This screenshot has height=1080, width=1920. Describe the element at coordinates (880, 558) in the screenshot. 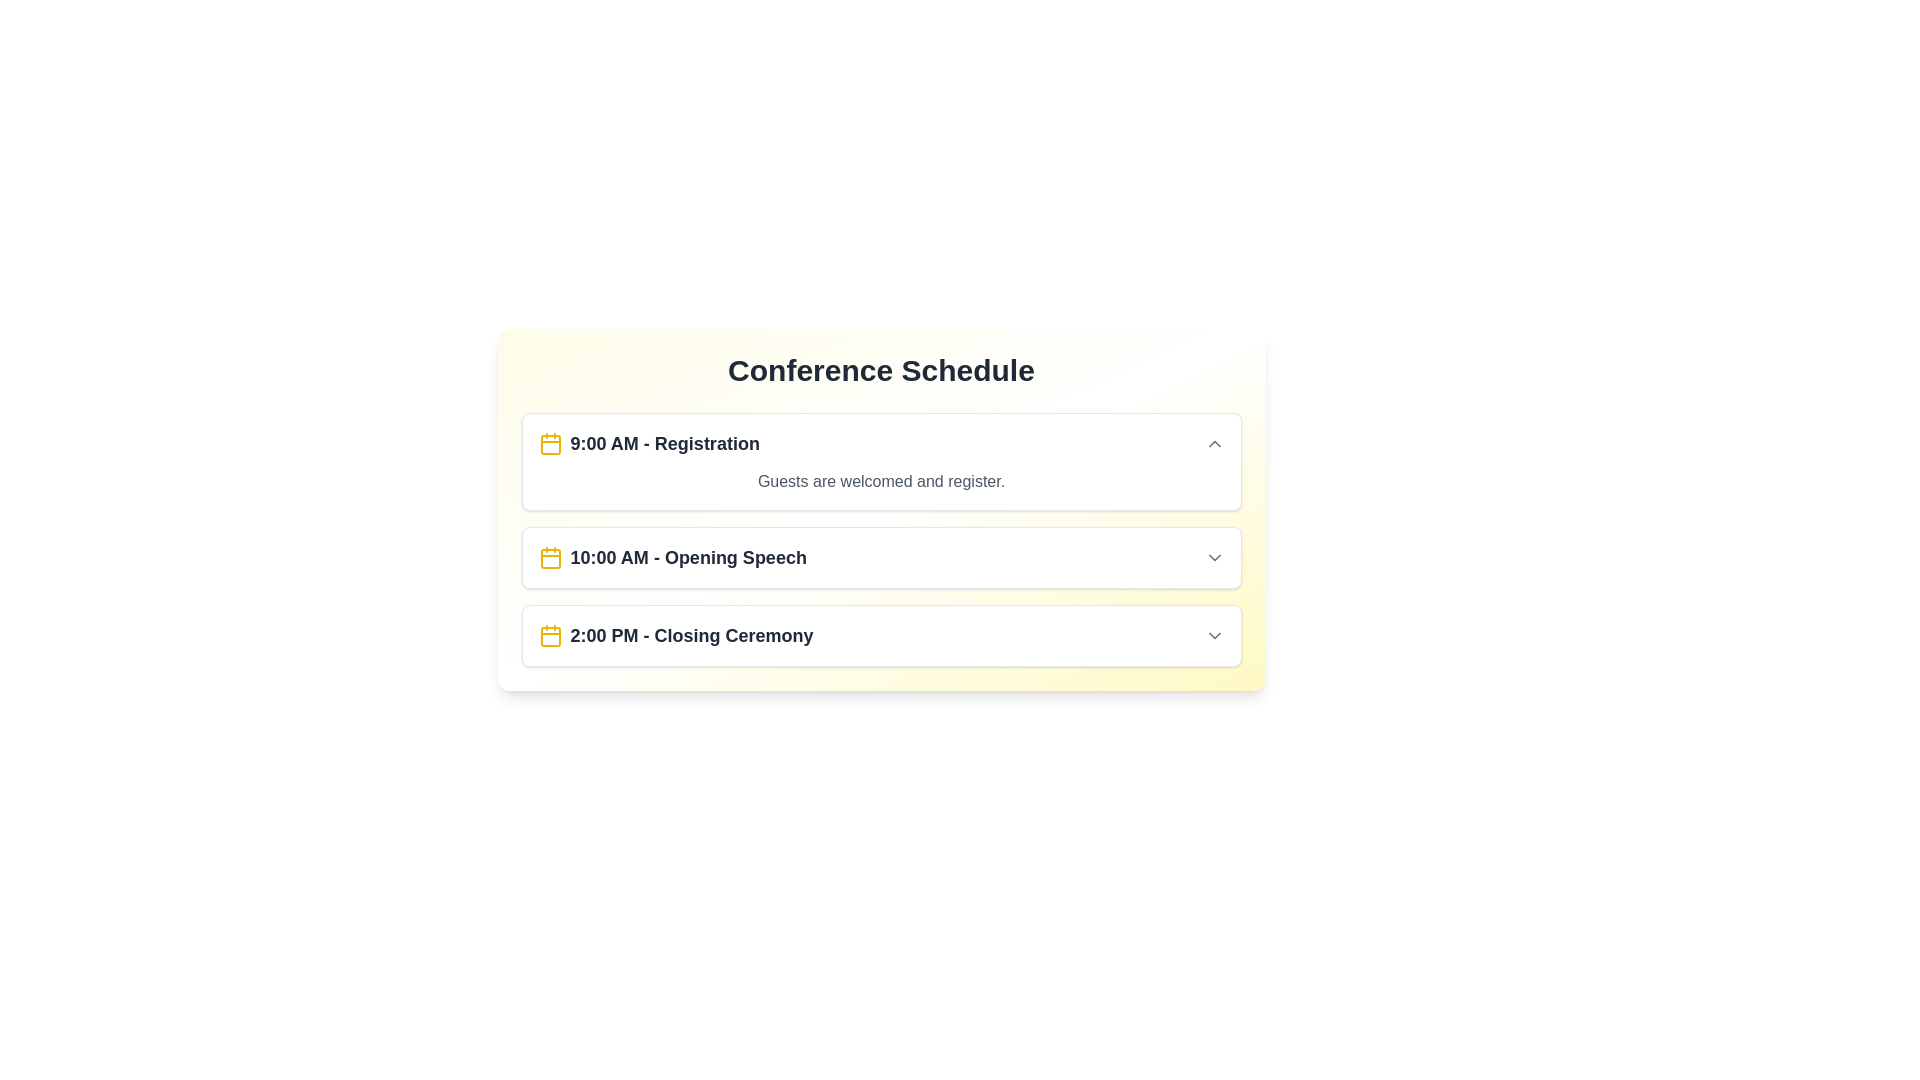

I see `the list item titled '10:00 AM - Opening Speech'` at that location.